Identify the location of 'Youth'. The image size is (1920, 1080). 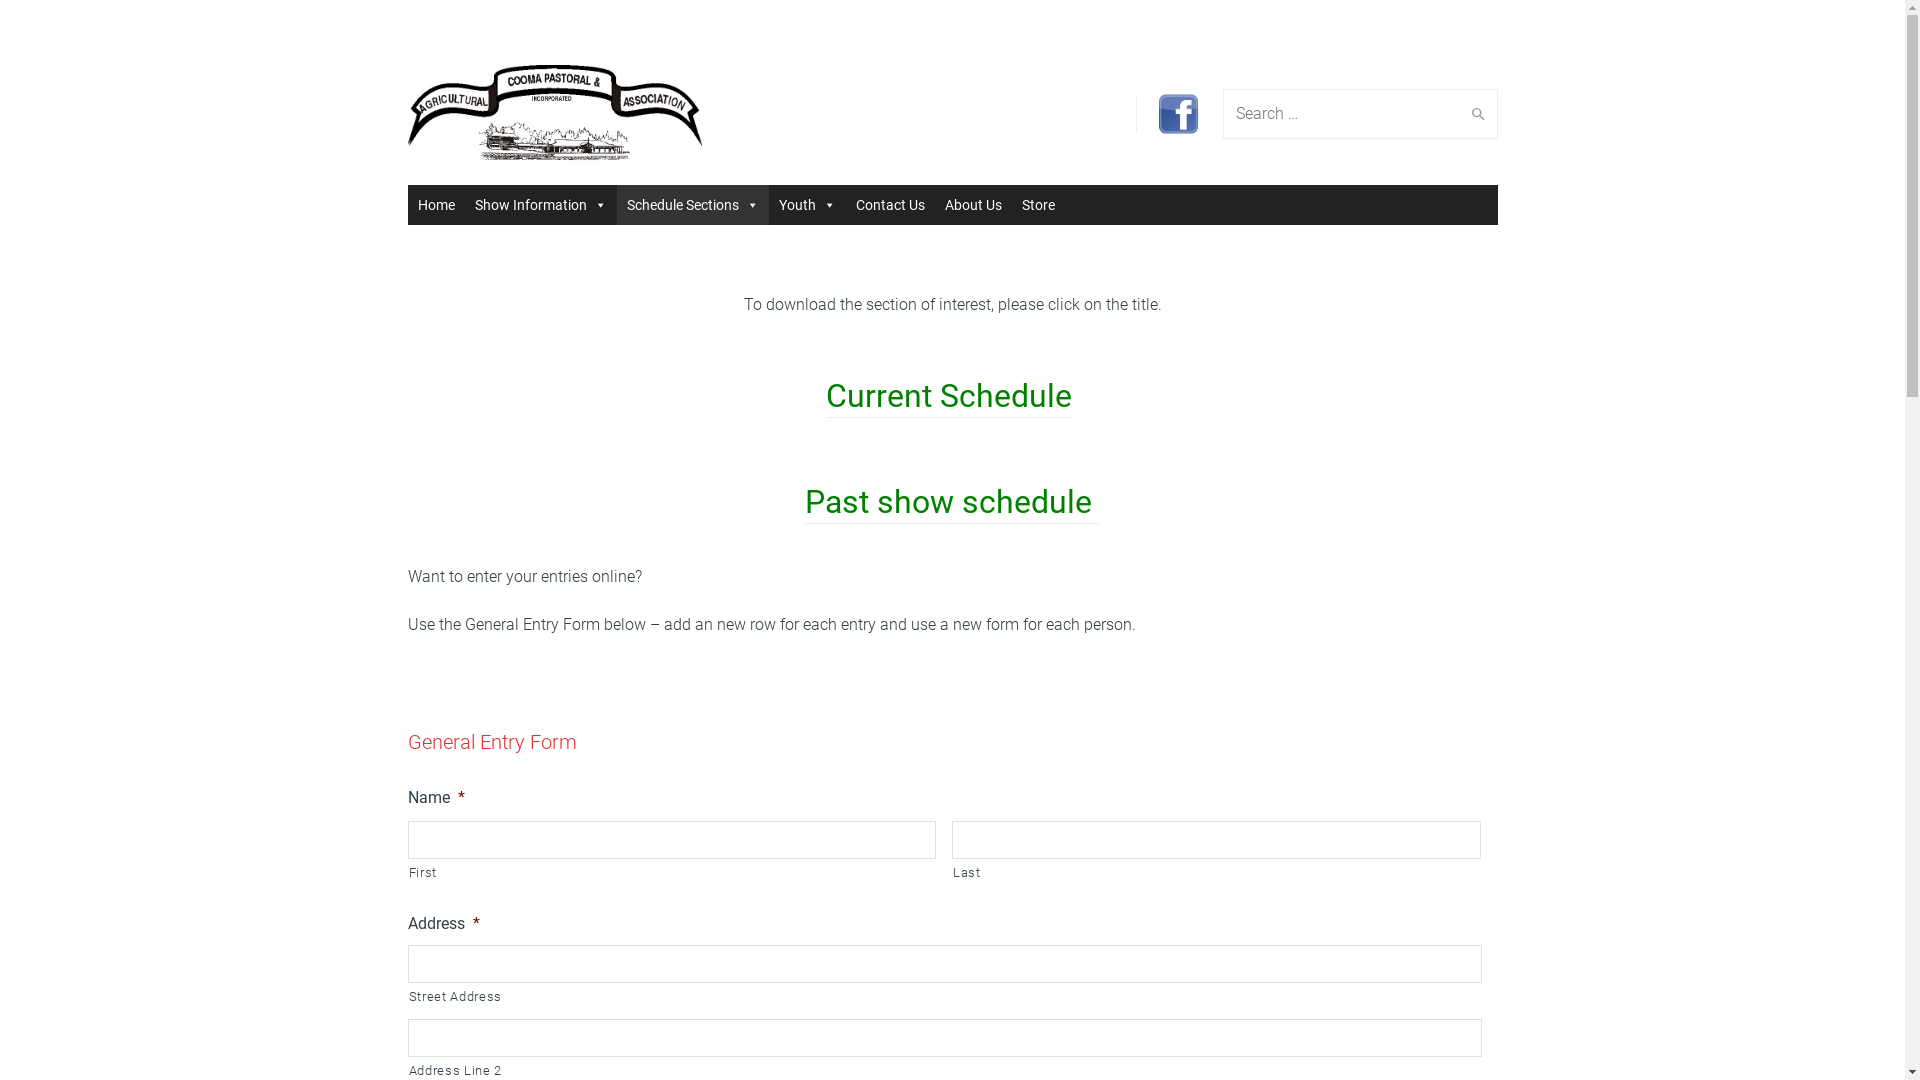
(806, 204).